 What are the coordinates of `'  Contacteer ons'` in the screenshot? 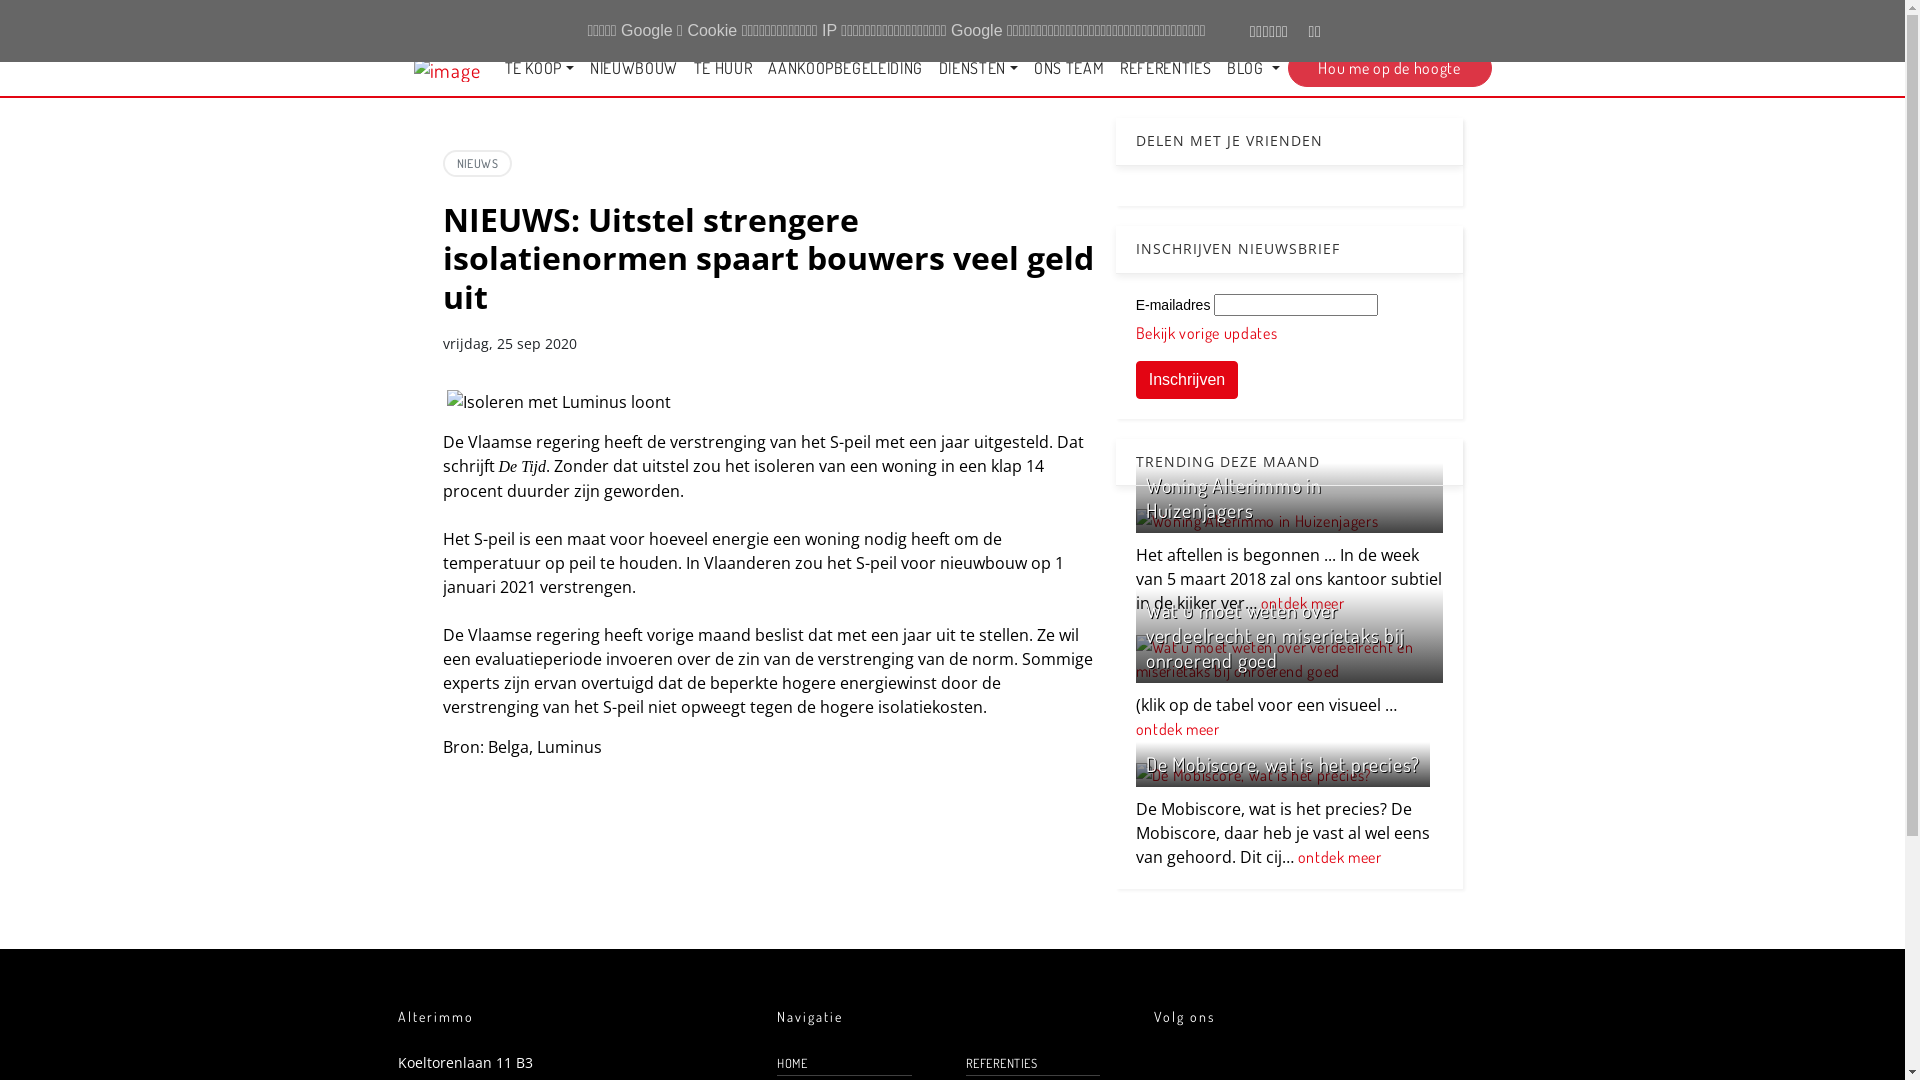 It's located at (1256, 19).